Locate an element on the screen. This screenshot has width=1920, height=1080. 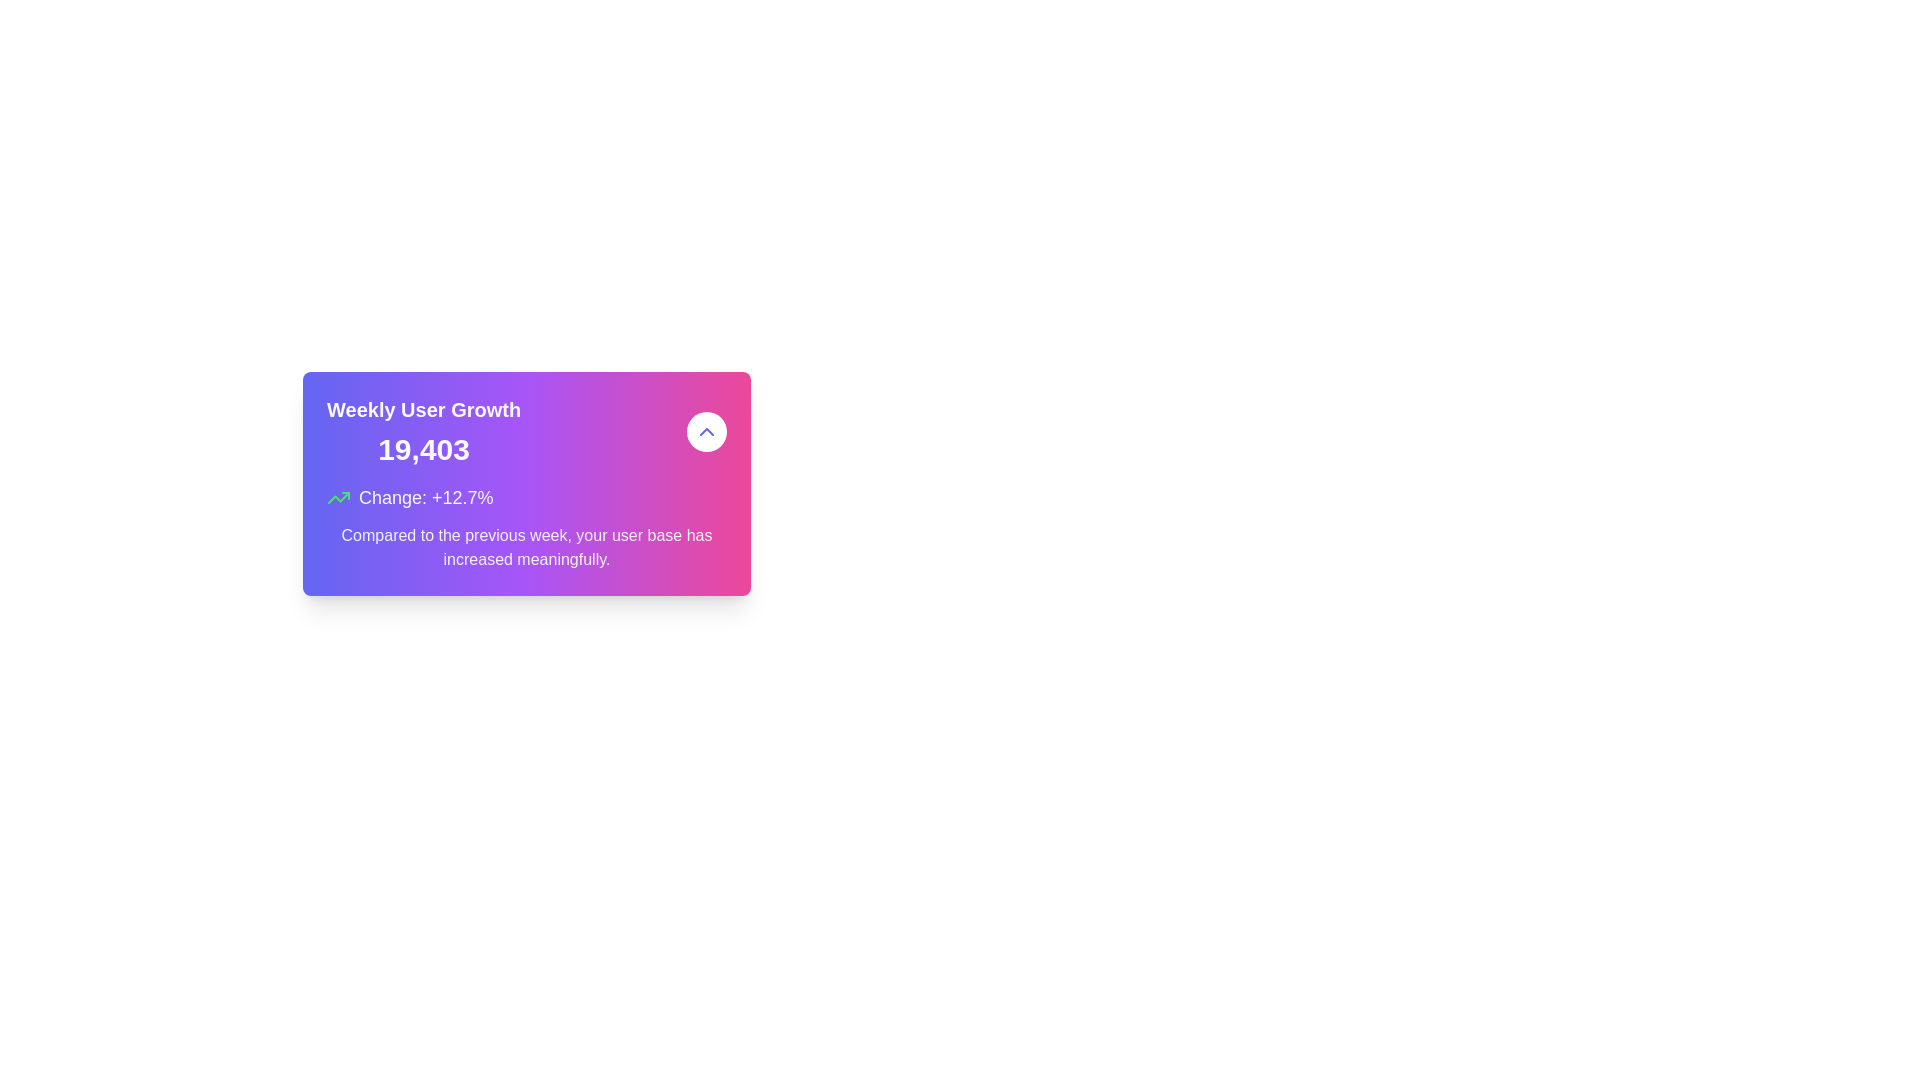
text label that serves as a title for the statistical data presented in the card, positioned at the top-left corner above the numerical text '19,403' is located at coordinates (423, 408).